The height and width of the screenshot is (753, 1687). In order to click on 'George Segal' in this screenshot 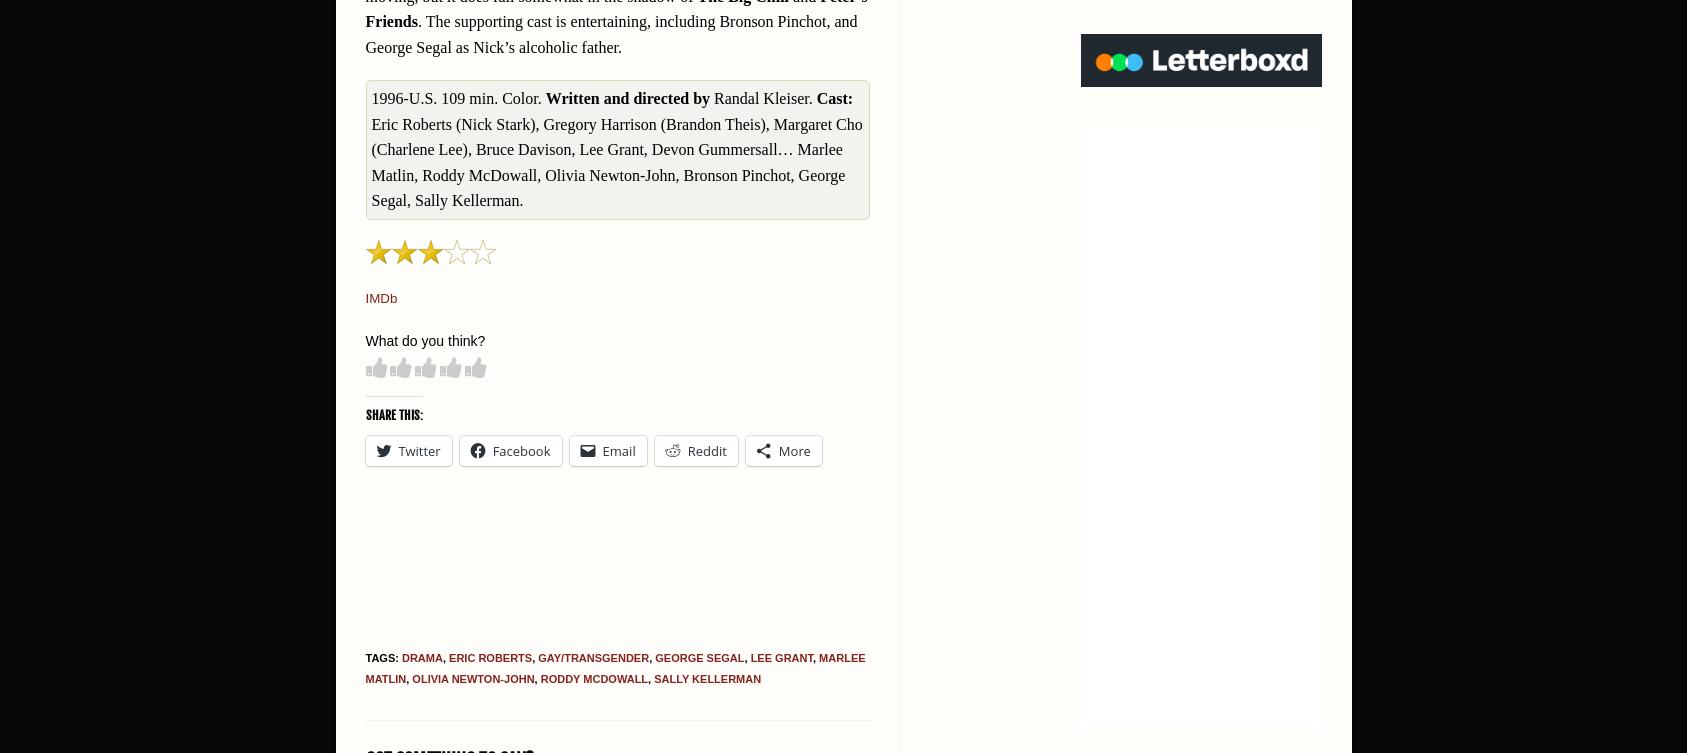, I will do `click(699, 655)`.